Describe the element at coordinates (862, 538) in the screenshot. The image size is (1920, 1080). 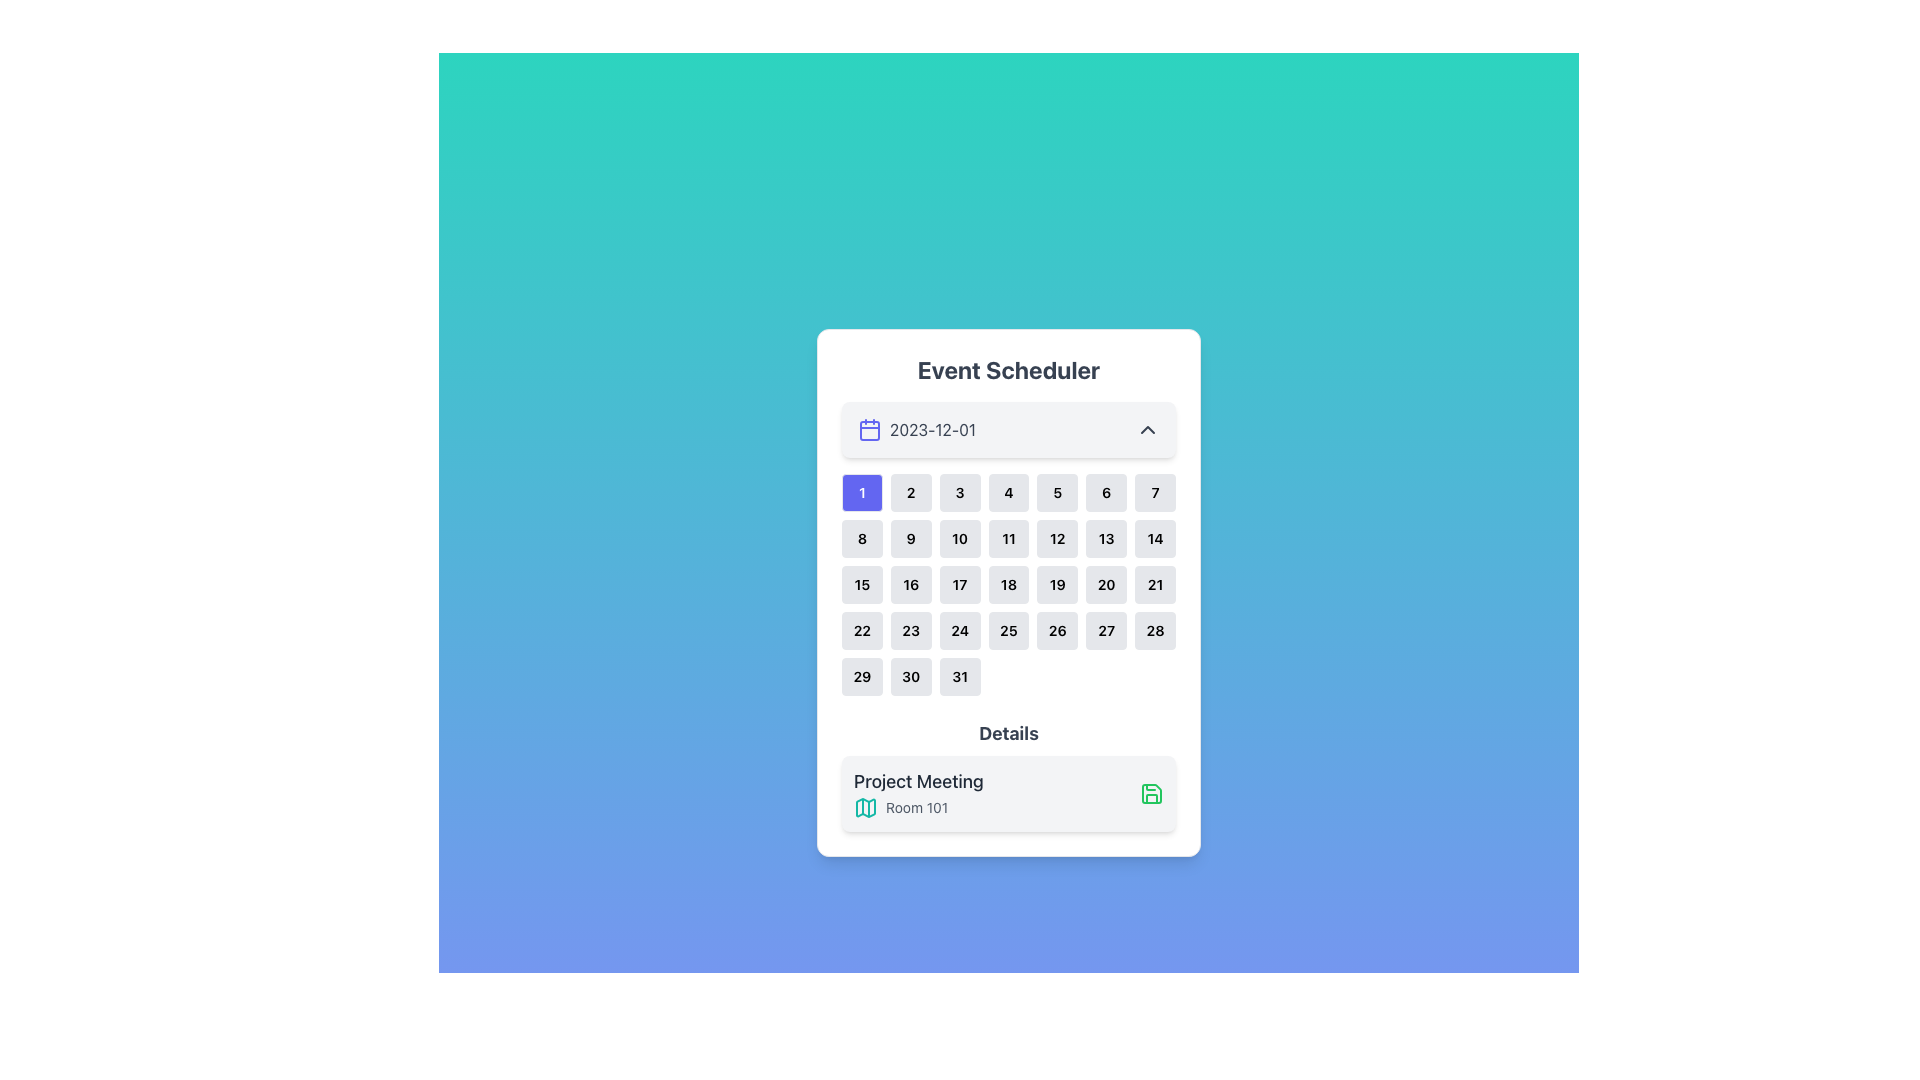
I see `the square button featuring the number '8' with a light gray background` at that location.